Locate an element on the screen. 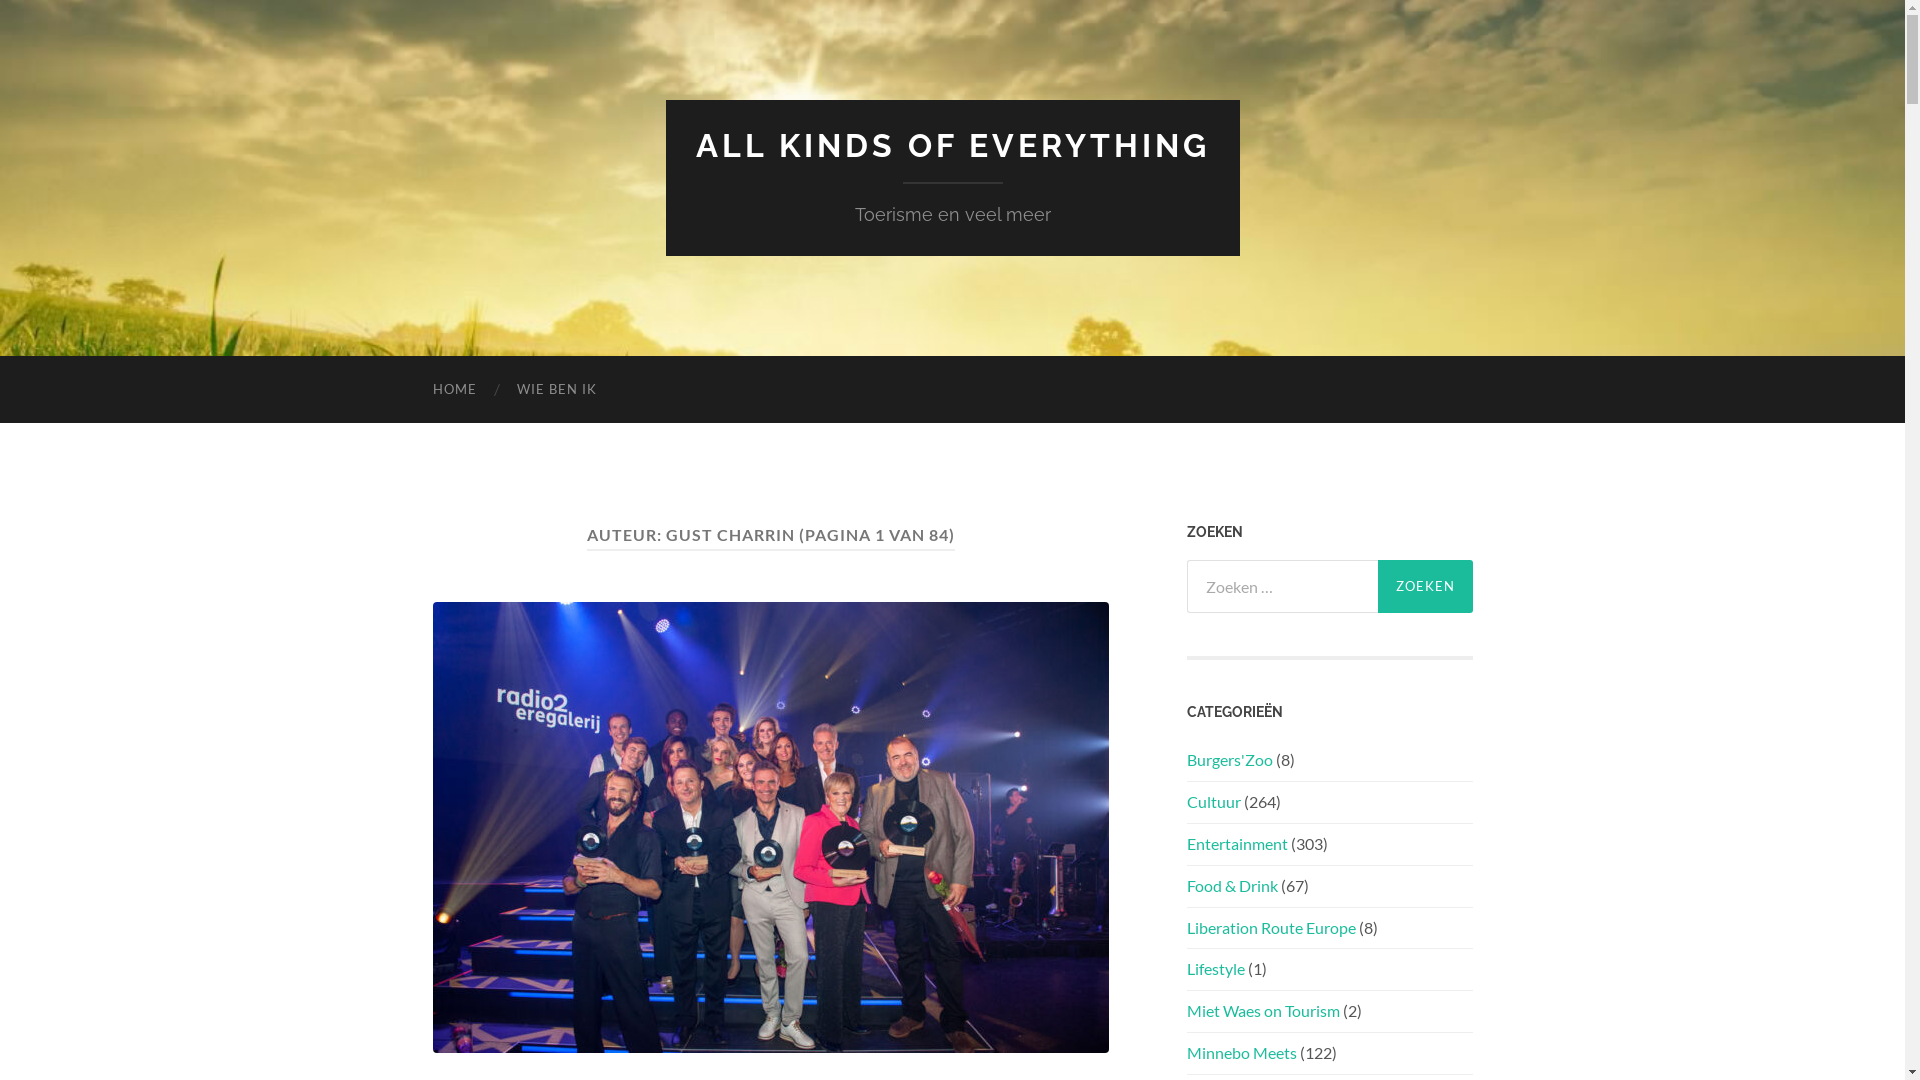 Image resolution: width=1920 pixels, height=1080 pixels. 'Entertainment' is located at coordinates (1235, 843).